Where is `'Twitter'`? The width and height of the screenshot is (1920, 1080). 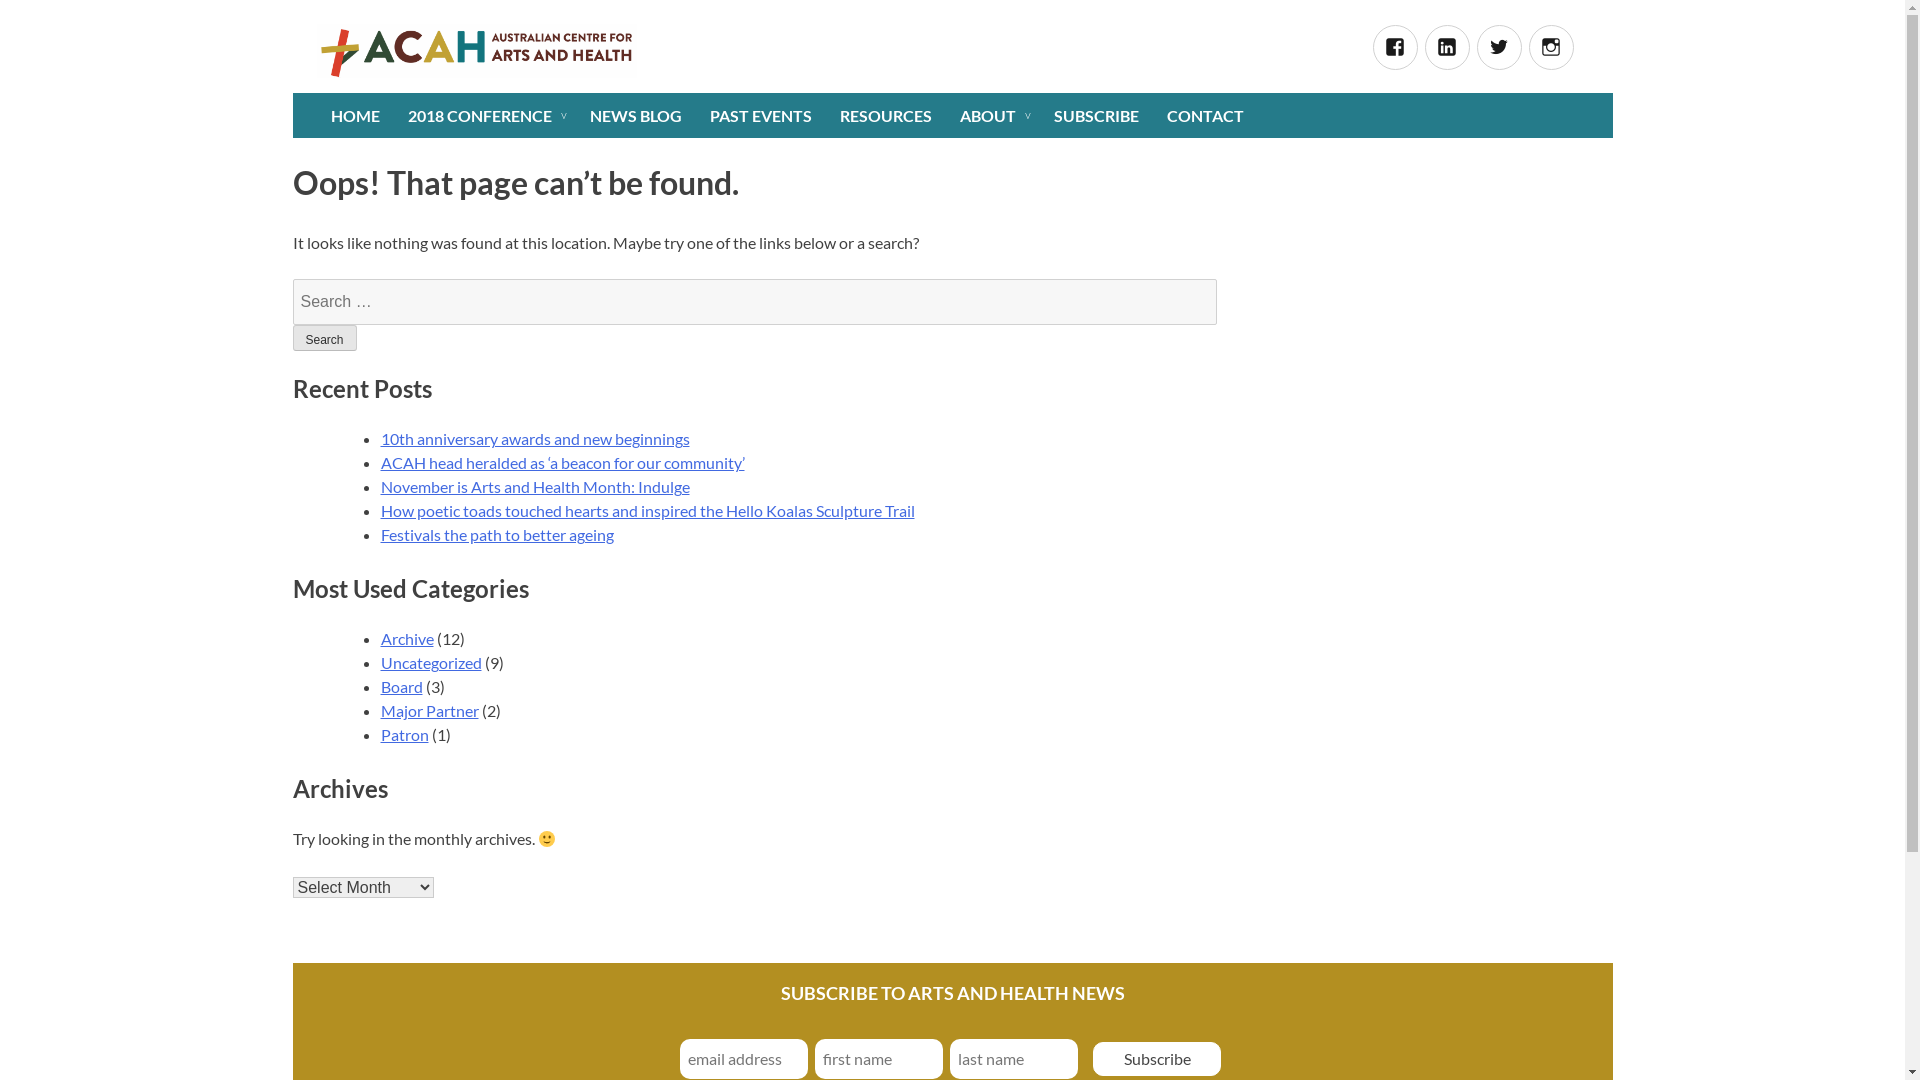
'Twitter' is located at coordinates (1498, 46).